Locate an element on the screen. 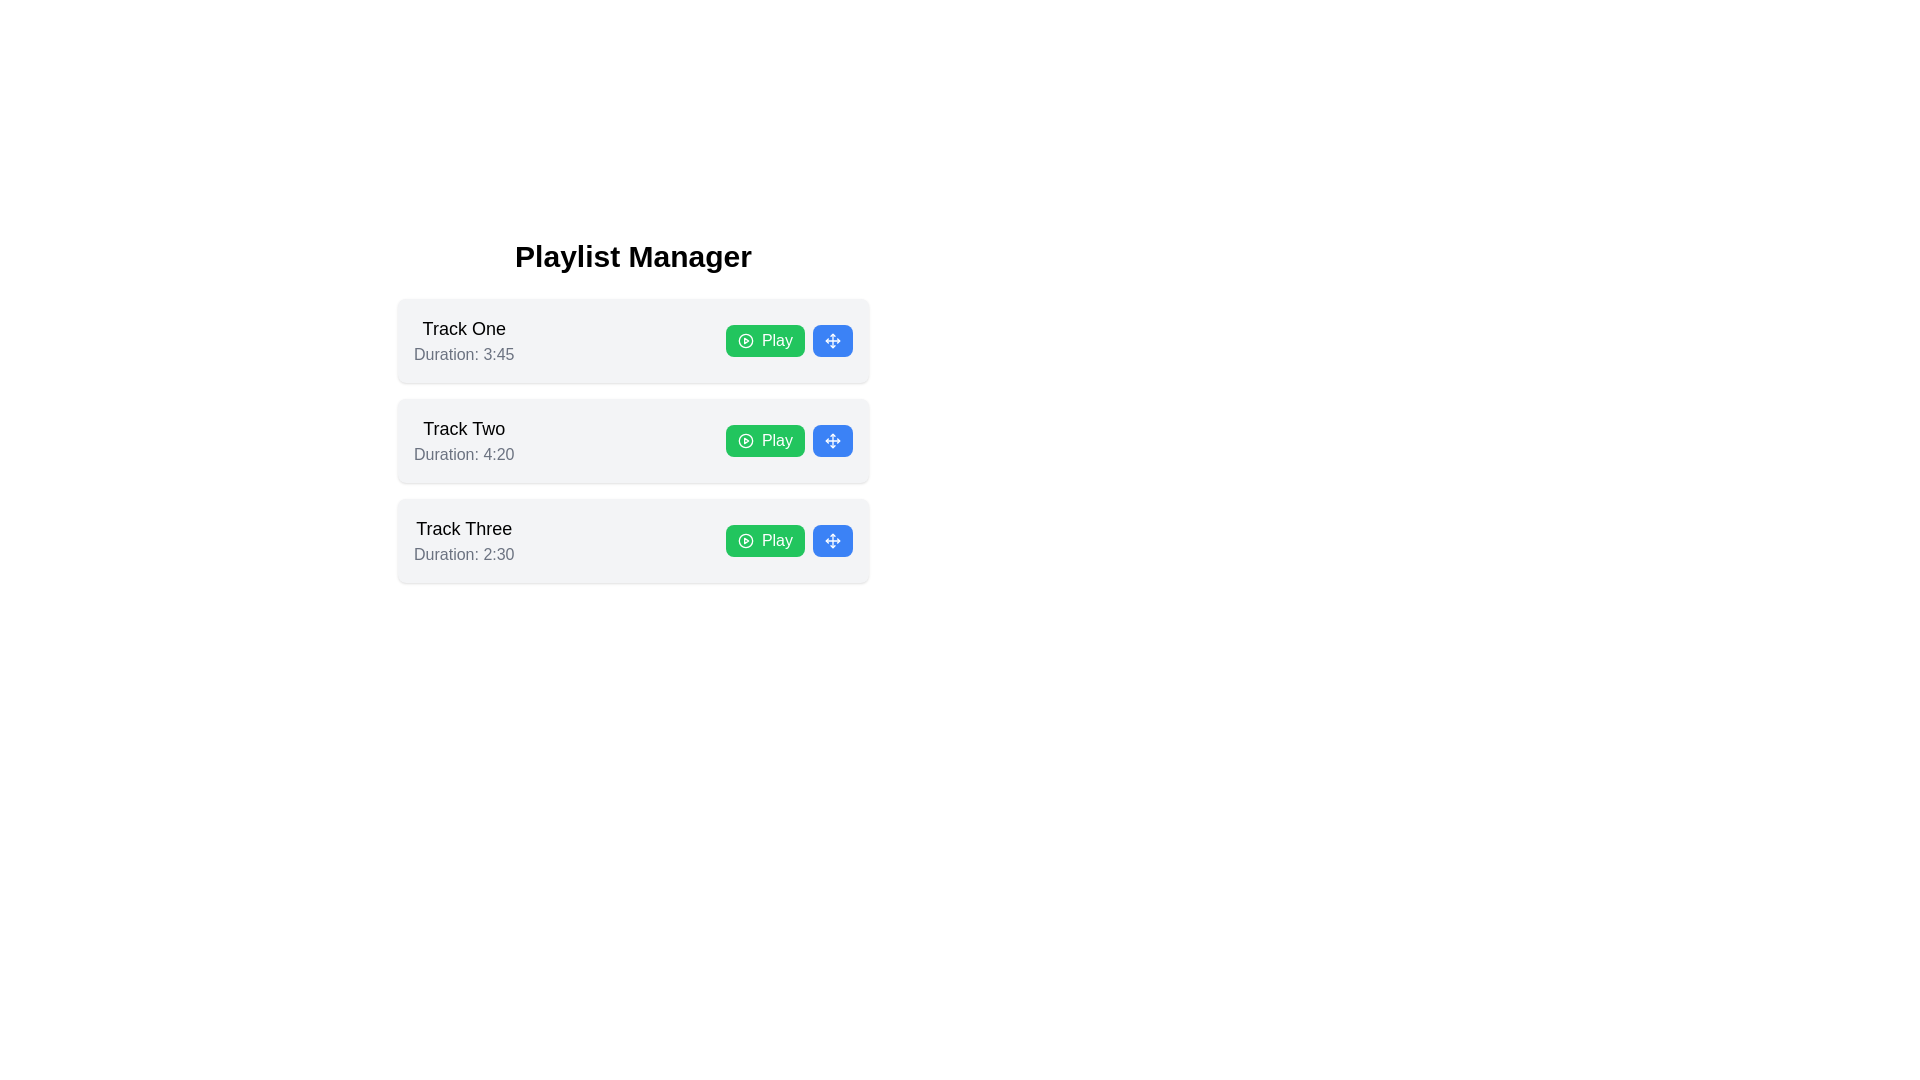 The width and height of the screenshot is (1920, 1080). the green 'Play' button located on the right side of the 'Track Three' item is located at coordinates (788, 540).